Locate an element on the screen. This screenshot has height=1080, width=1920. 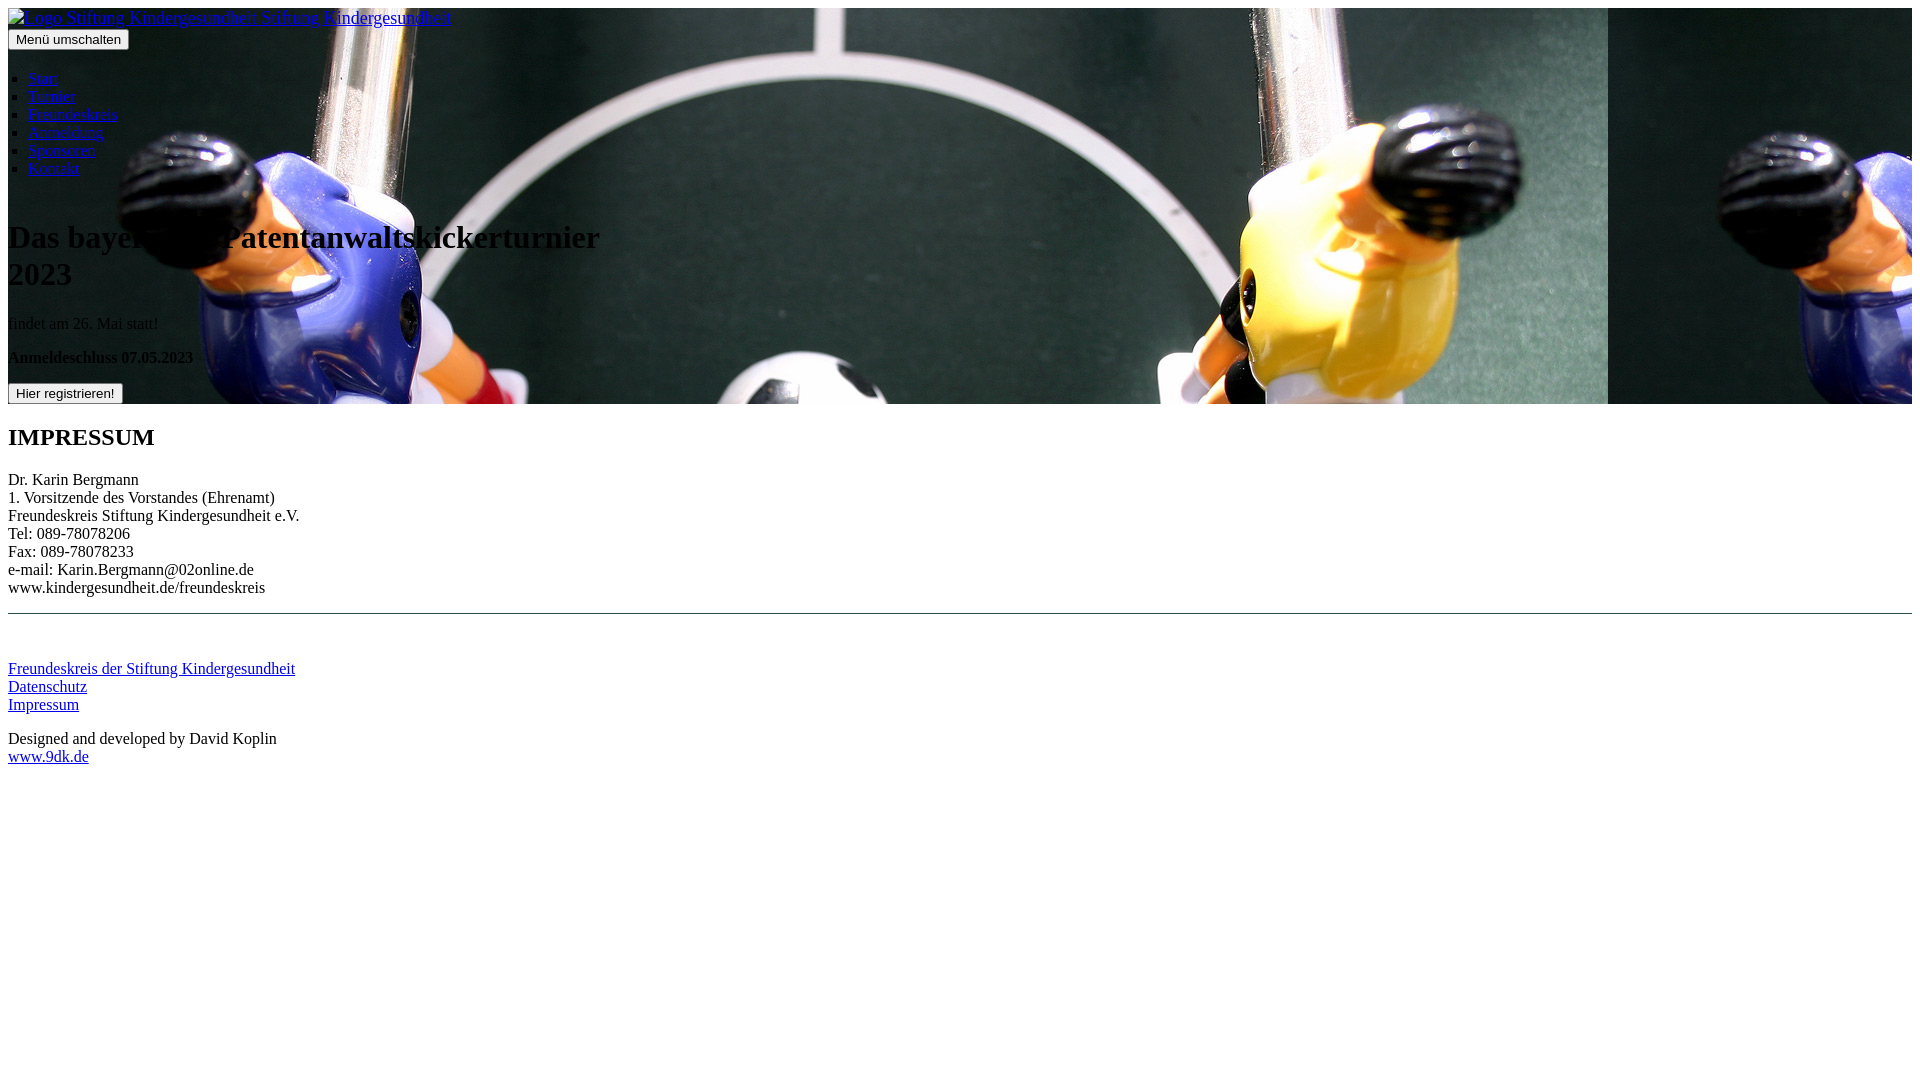
'www.9dk.de' is located at coordinates (48, 756).